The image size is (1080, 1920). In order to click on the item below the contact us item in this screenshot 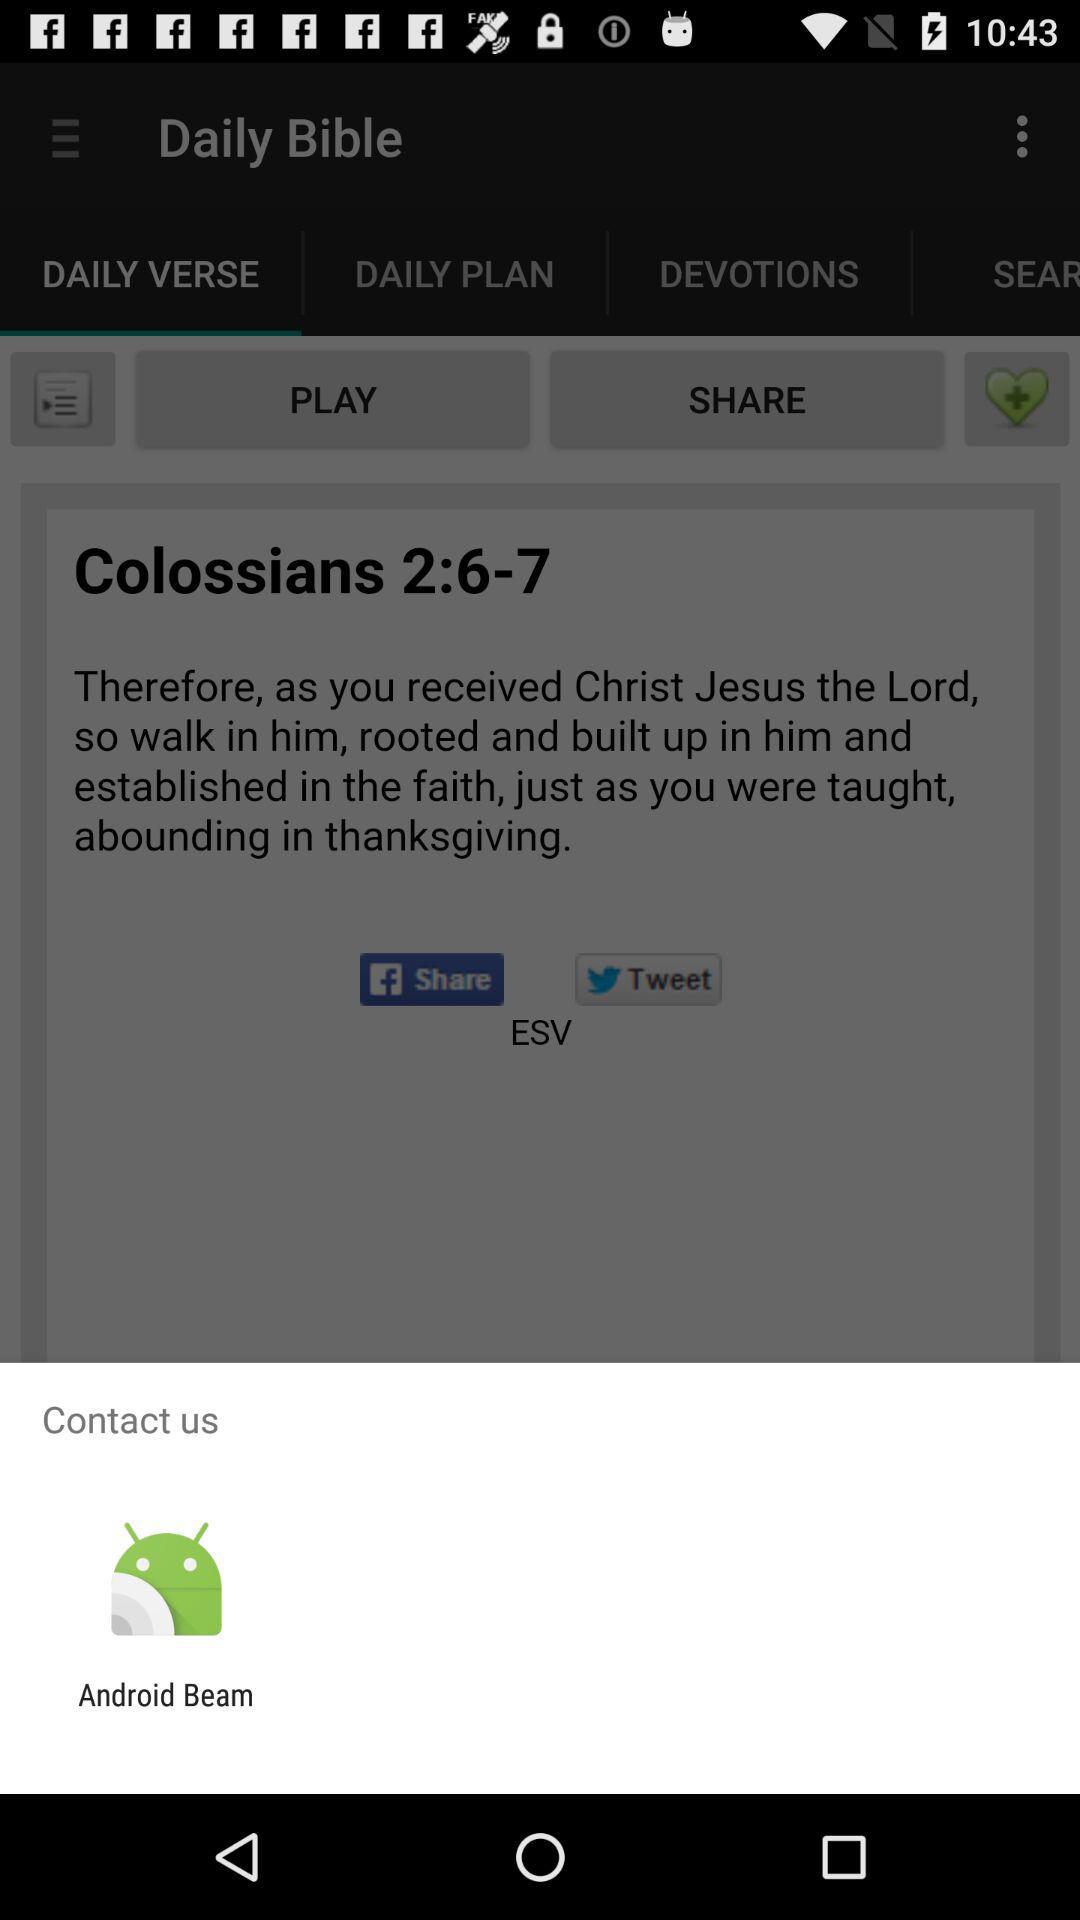, I will do `click(165, 1579)`.